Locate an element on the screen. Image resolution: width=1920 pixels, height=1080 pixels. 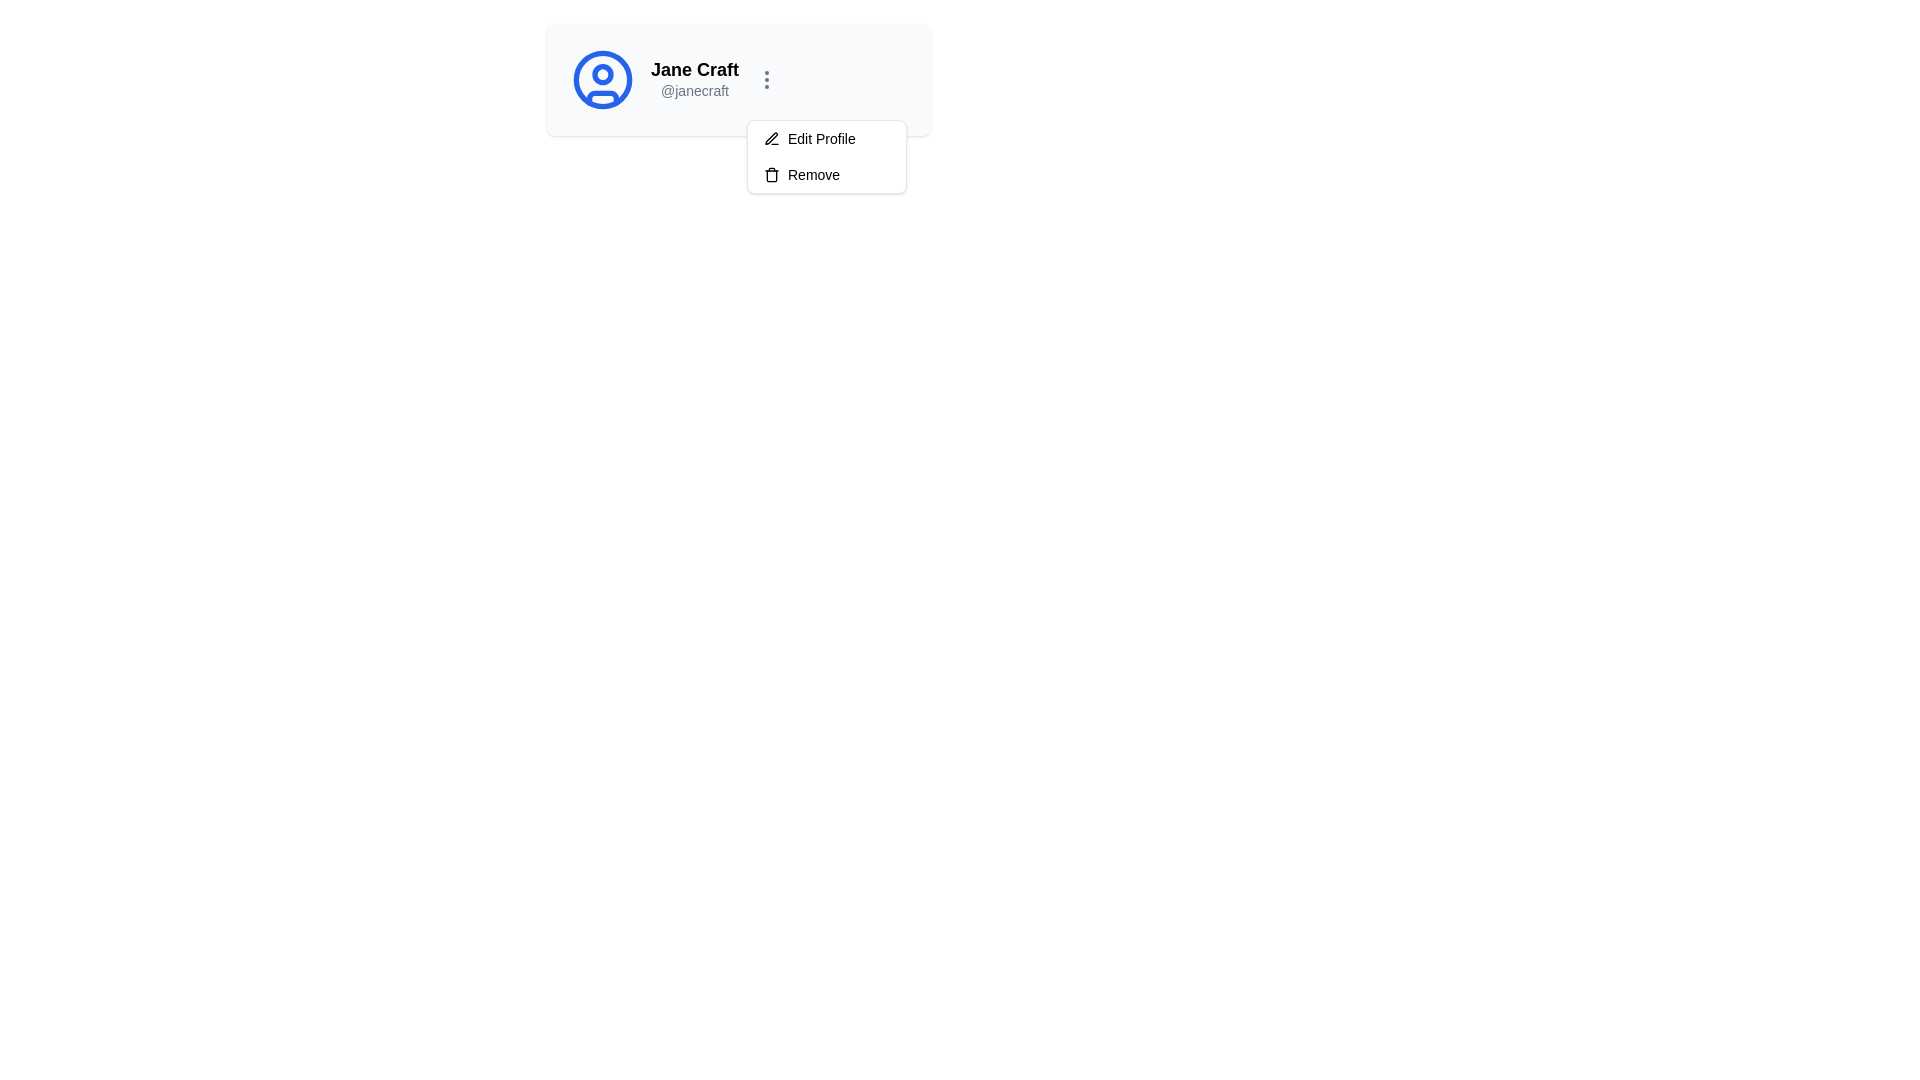
the SVG circle representing a user avatar placeholder located in the top-left corner of the user profile card is located at coordinates (602, 72).